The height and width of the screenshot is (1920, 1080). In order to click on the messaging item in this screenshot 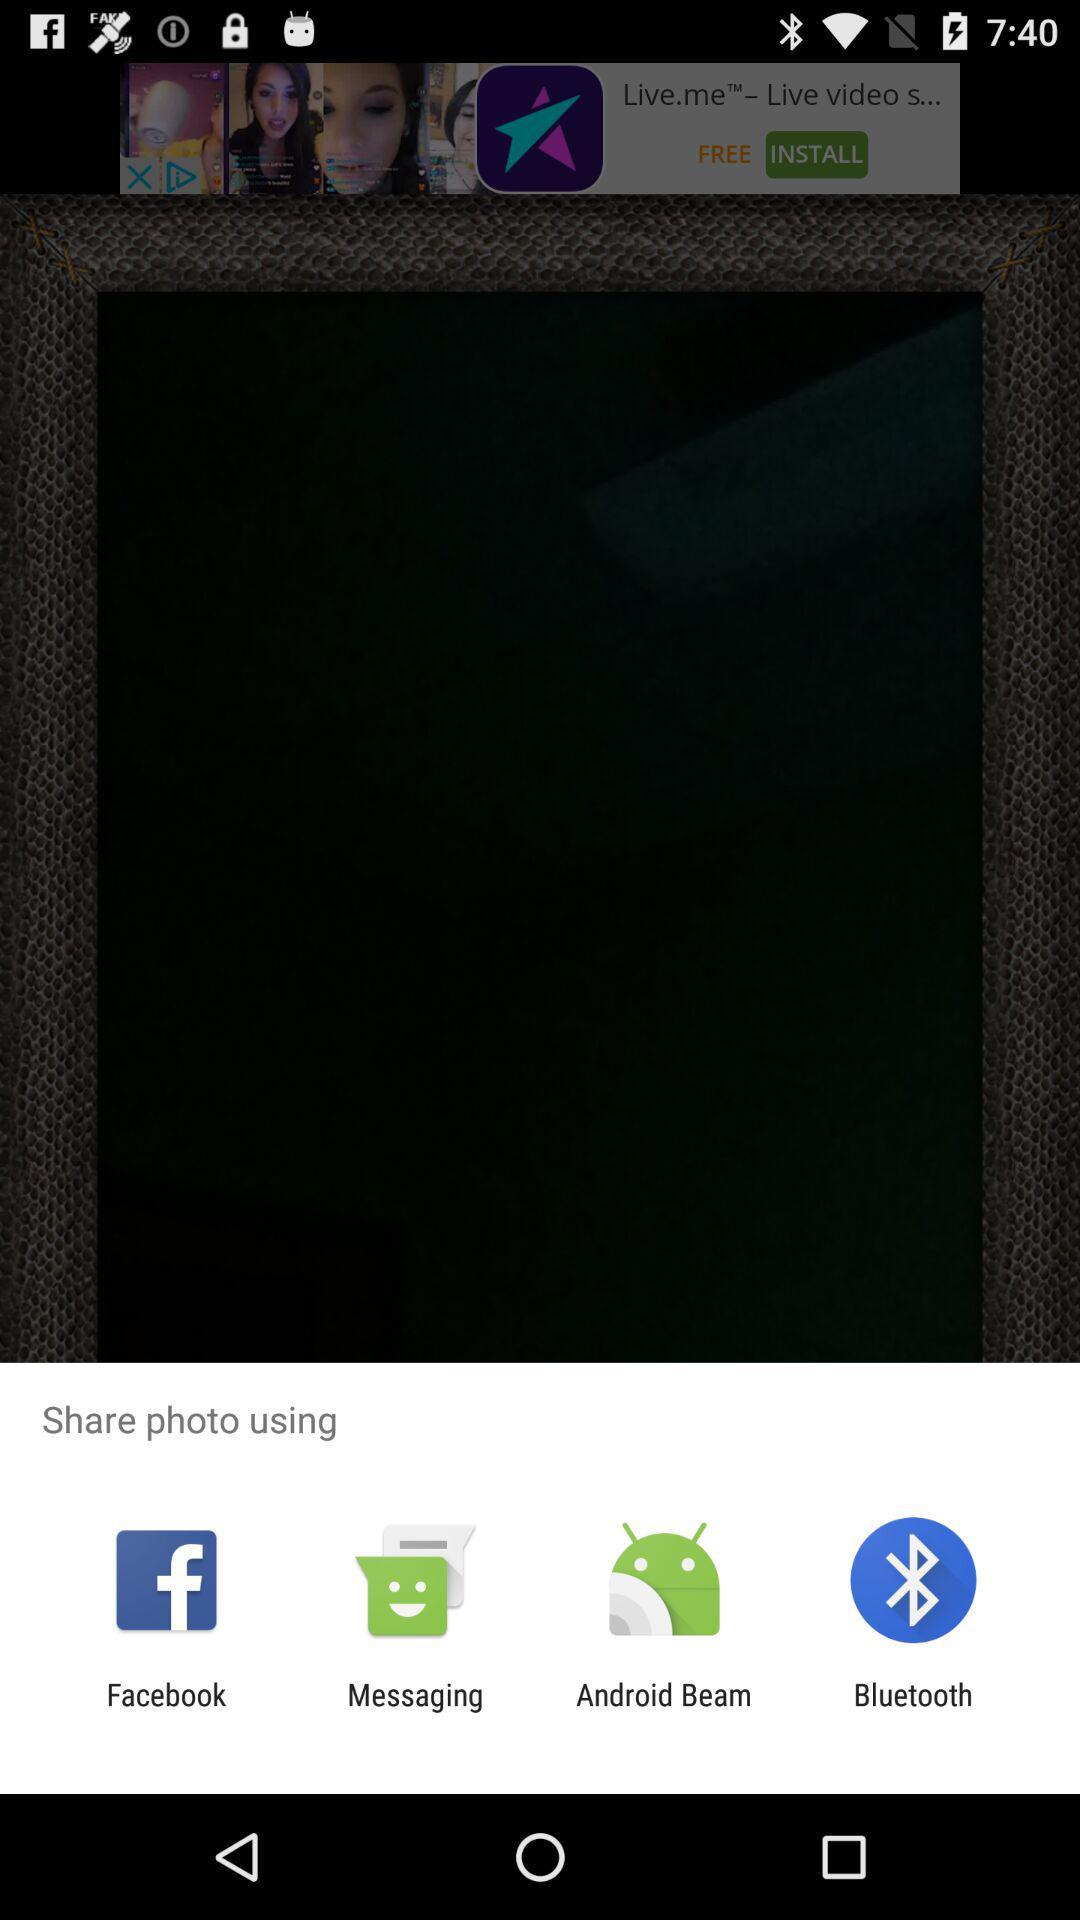, I will do `click(414, 1711)`.